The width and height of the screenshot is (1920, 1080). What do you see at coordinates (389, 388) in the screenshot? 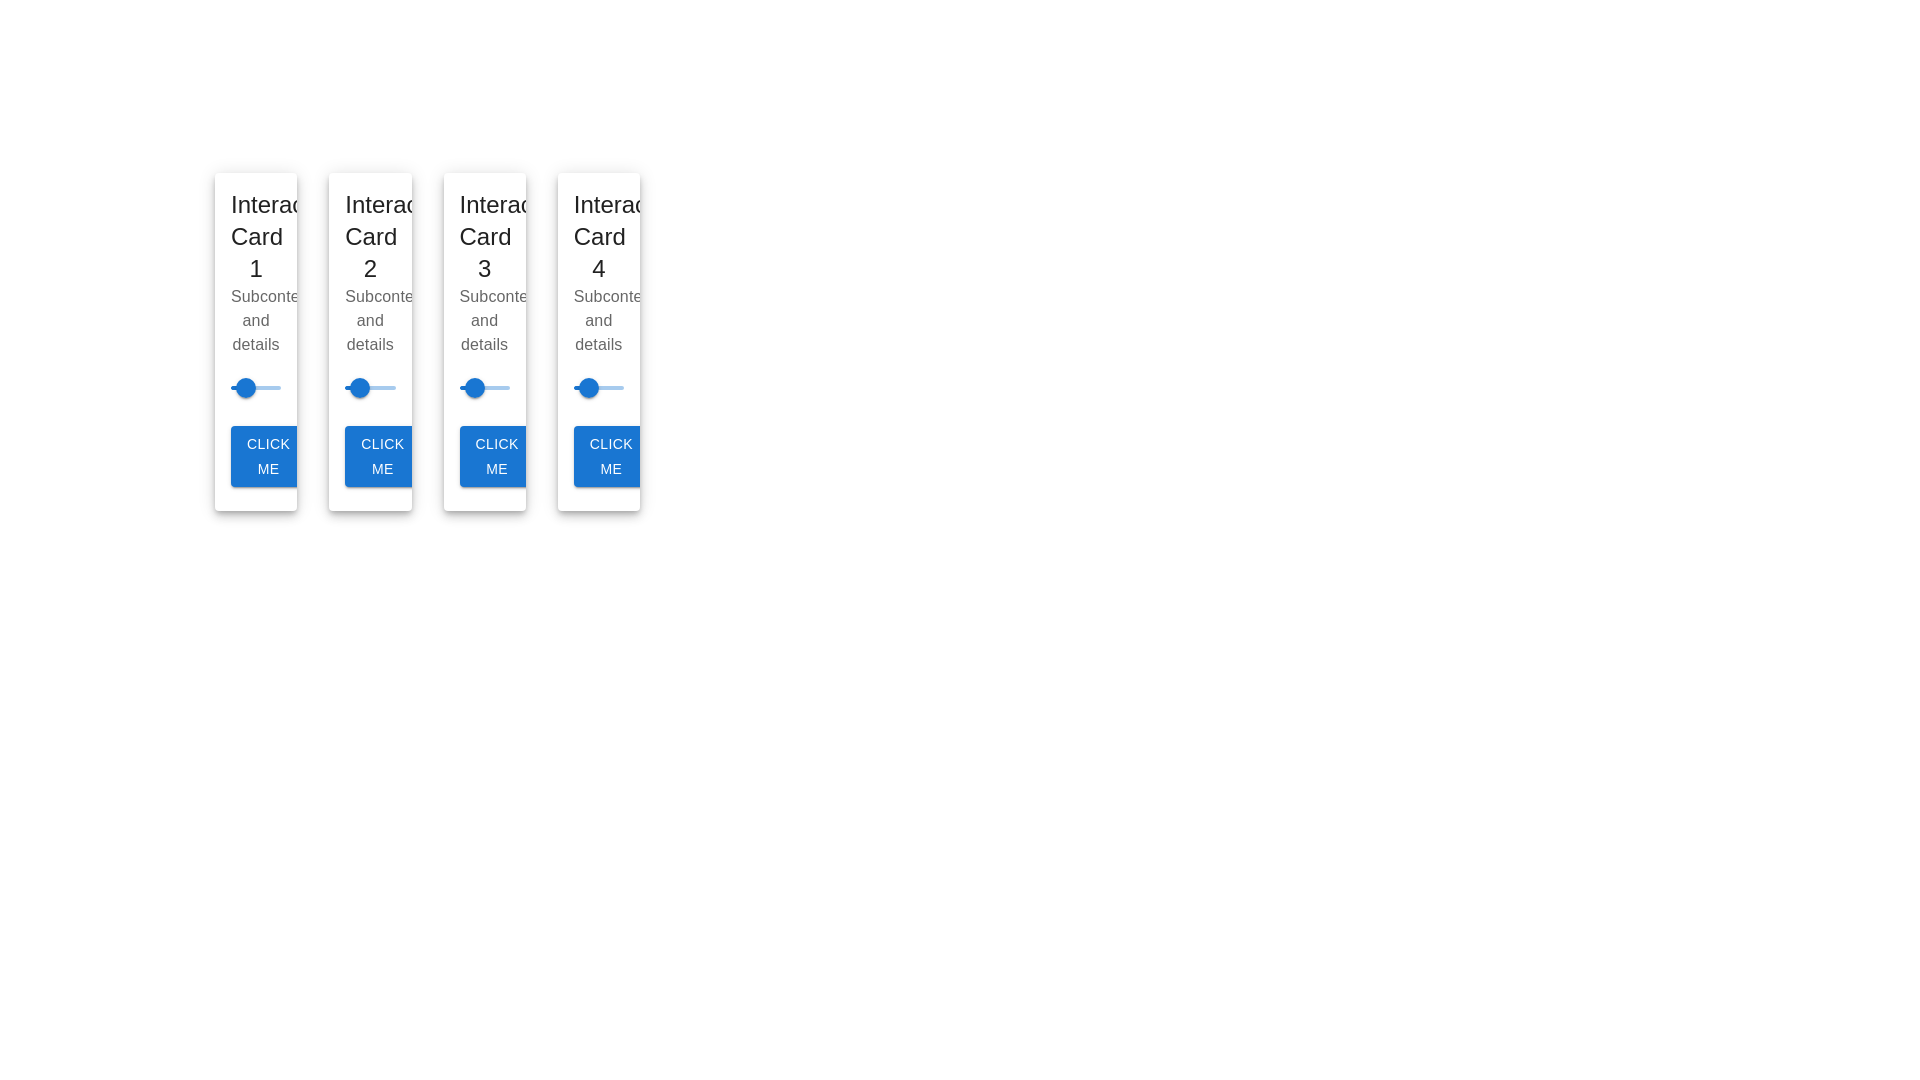
I see `the slider` at bounding box center [389, 388].